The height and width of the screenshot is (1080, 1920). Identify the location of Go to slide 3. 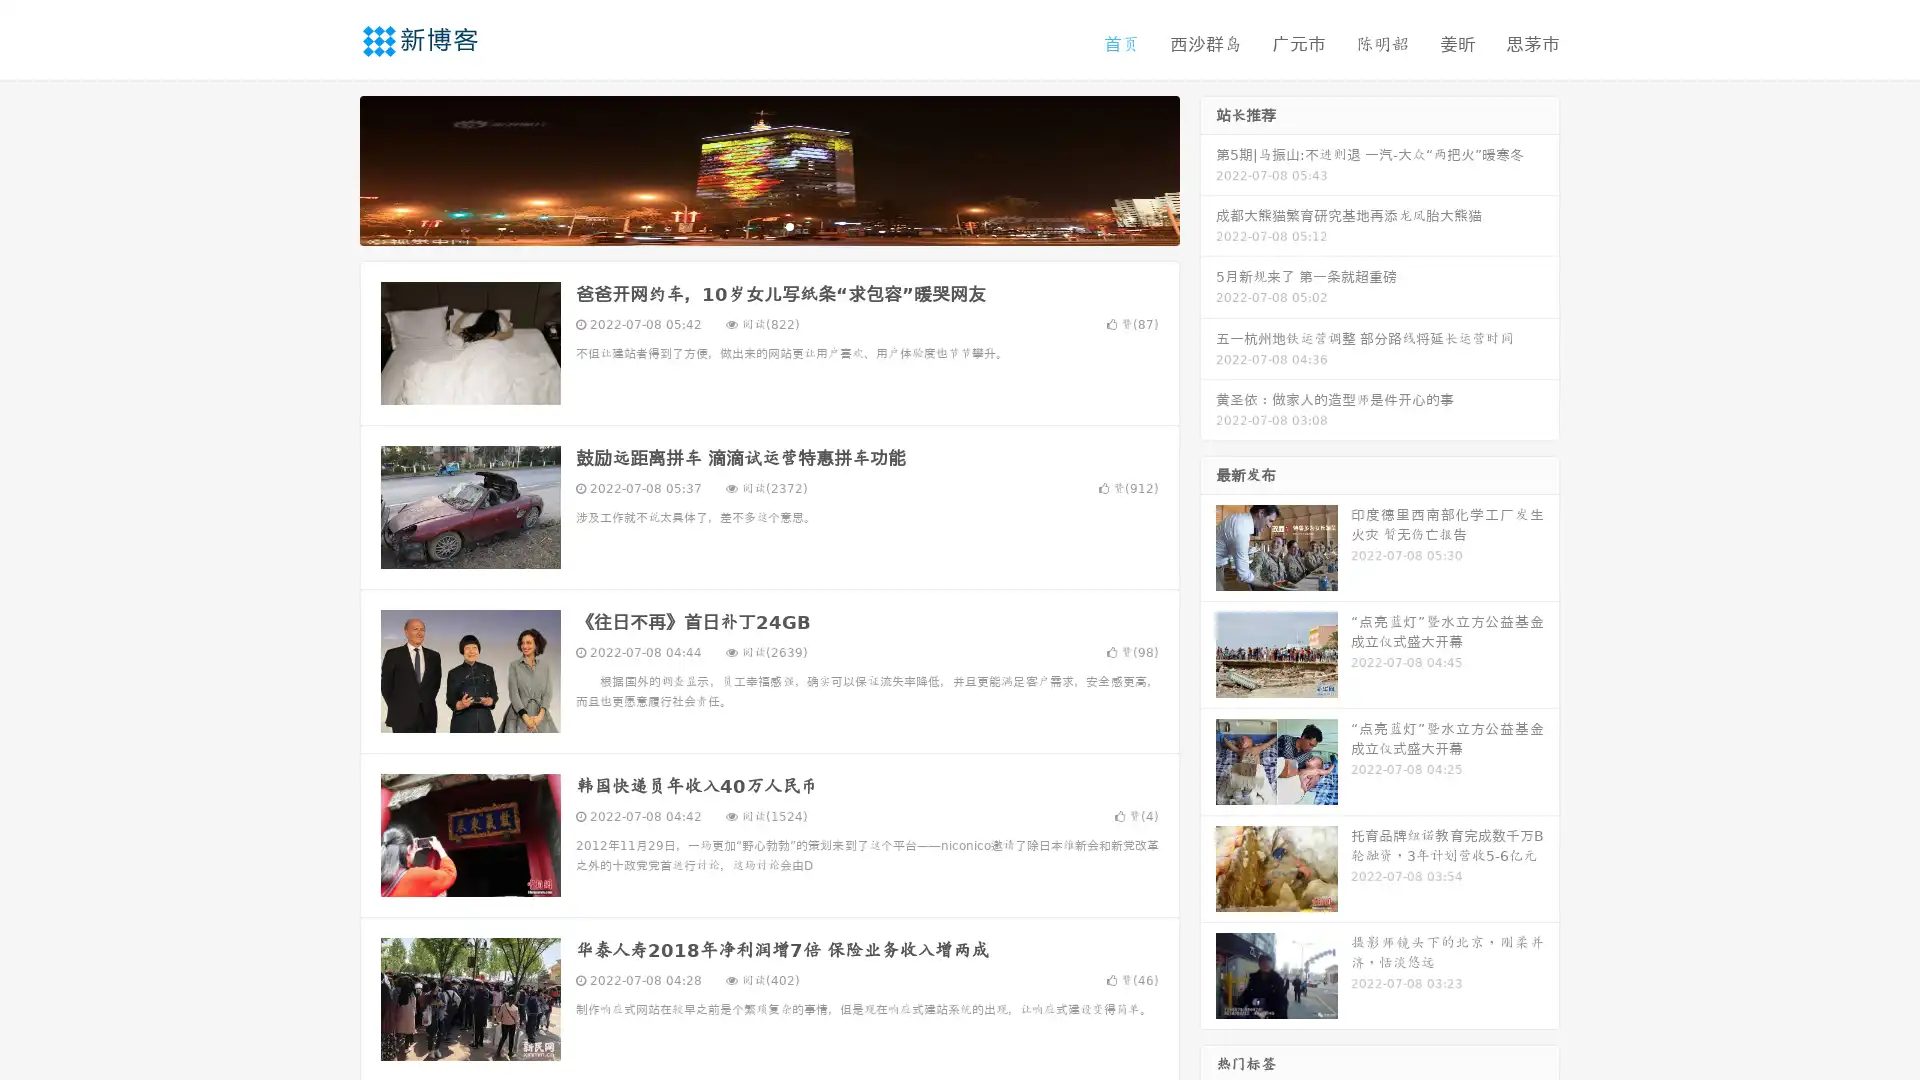
(789, 225).